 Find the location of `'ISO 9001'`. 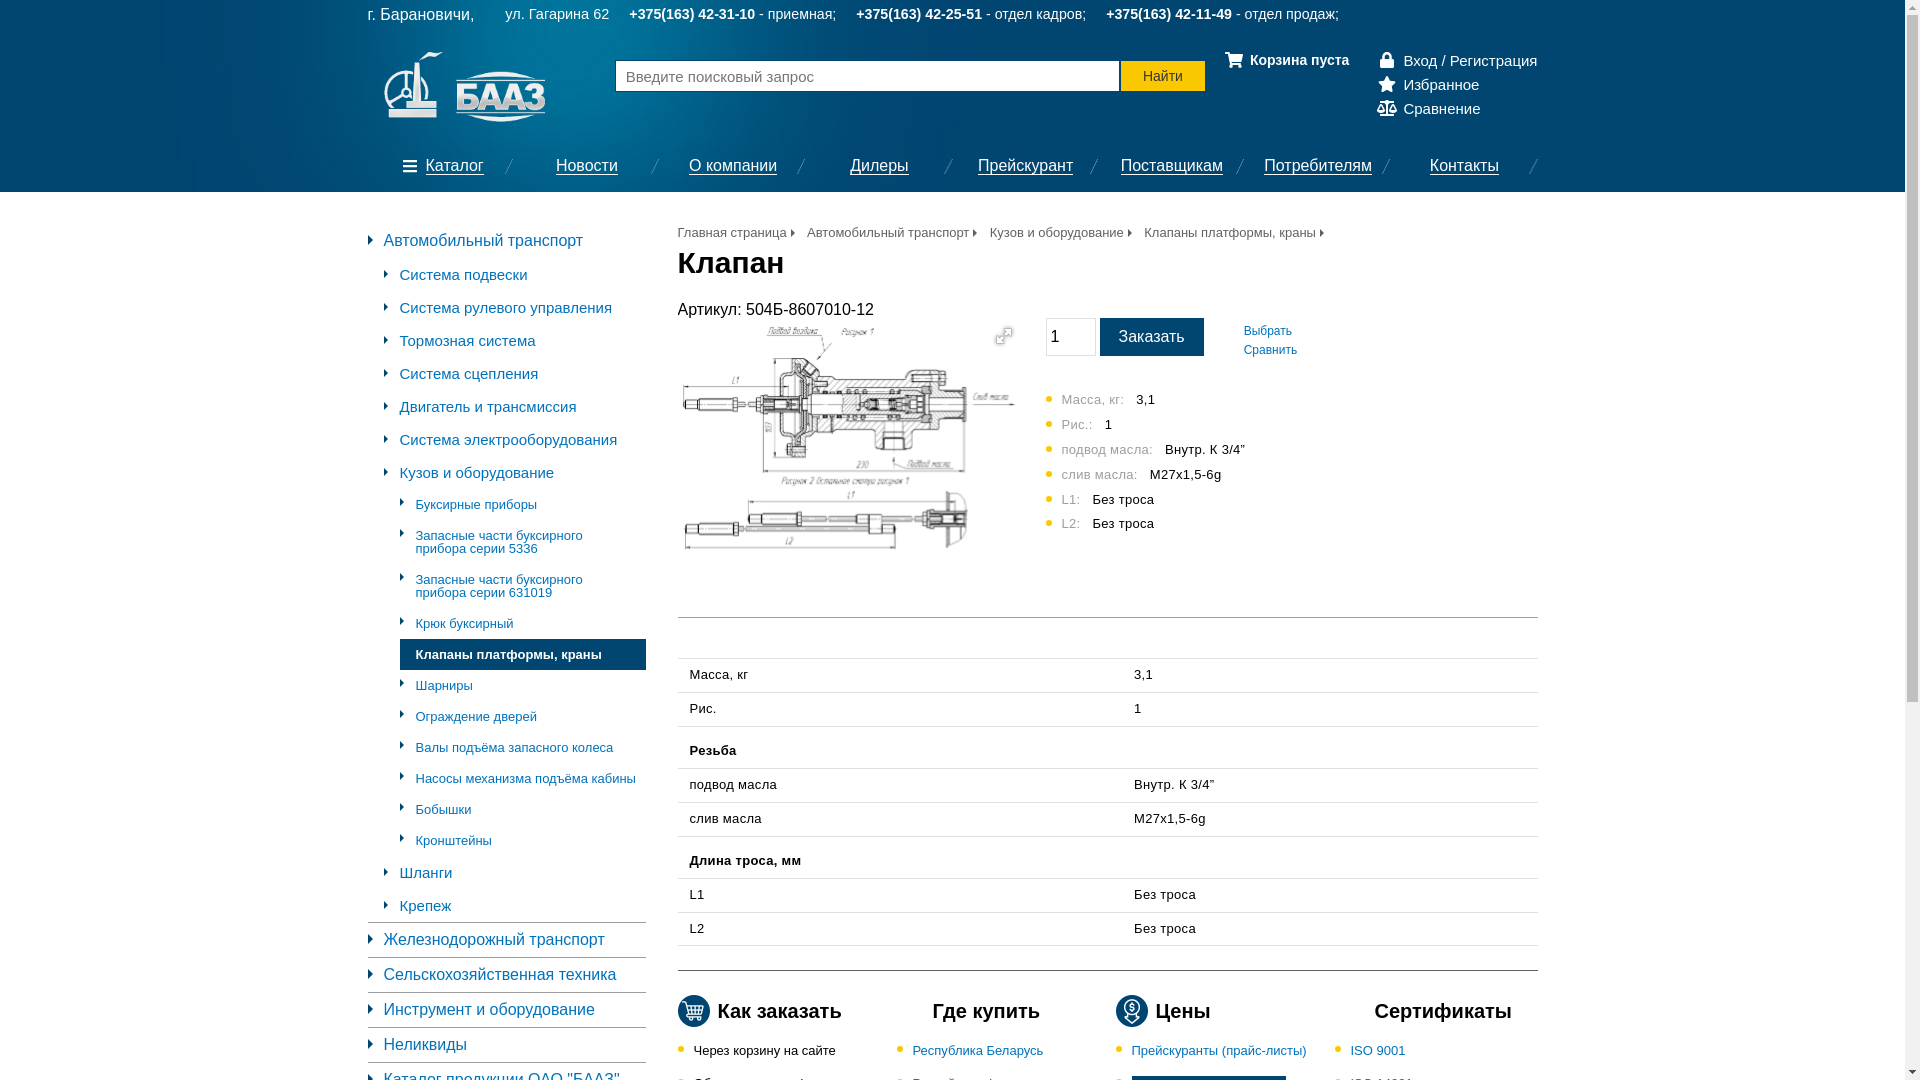

'ISO 9001' is located at coordinates (1376, 1049).